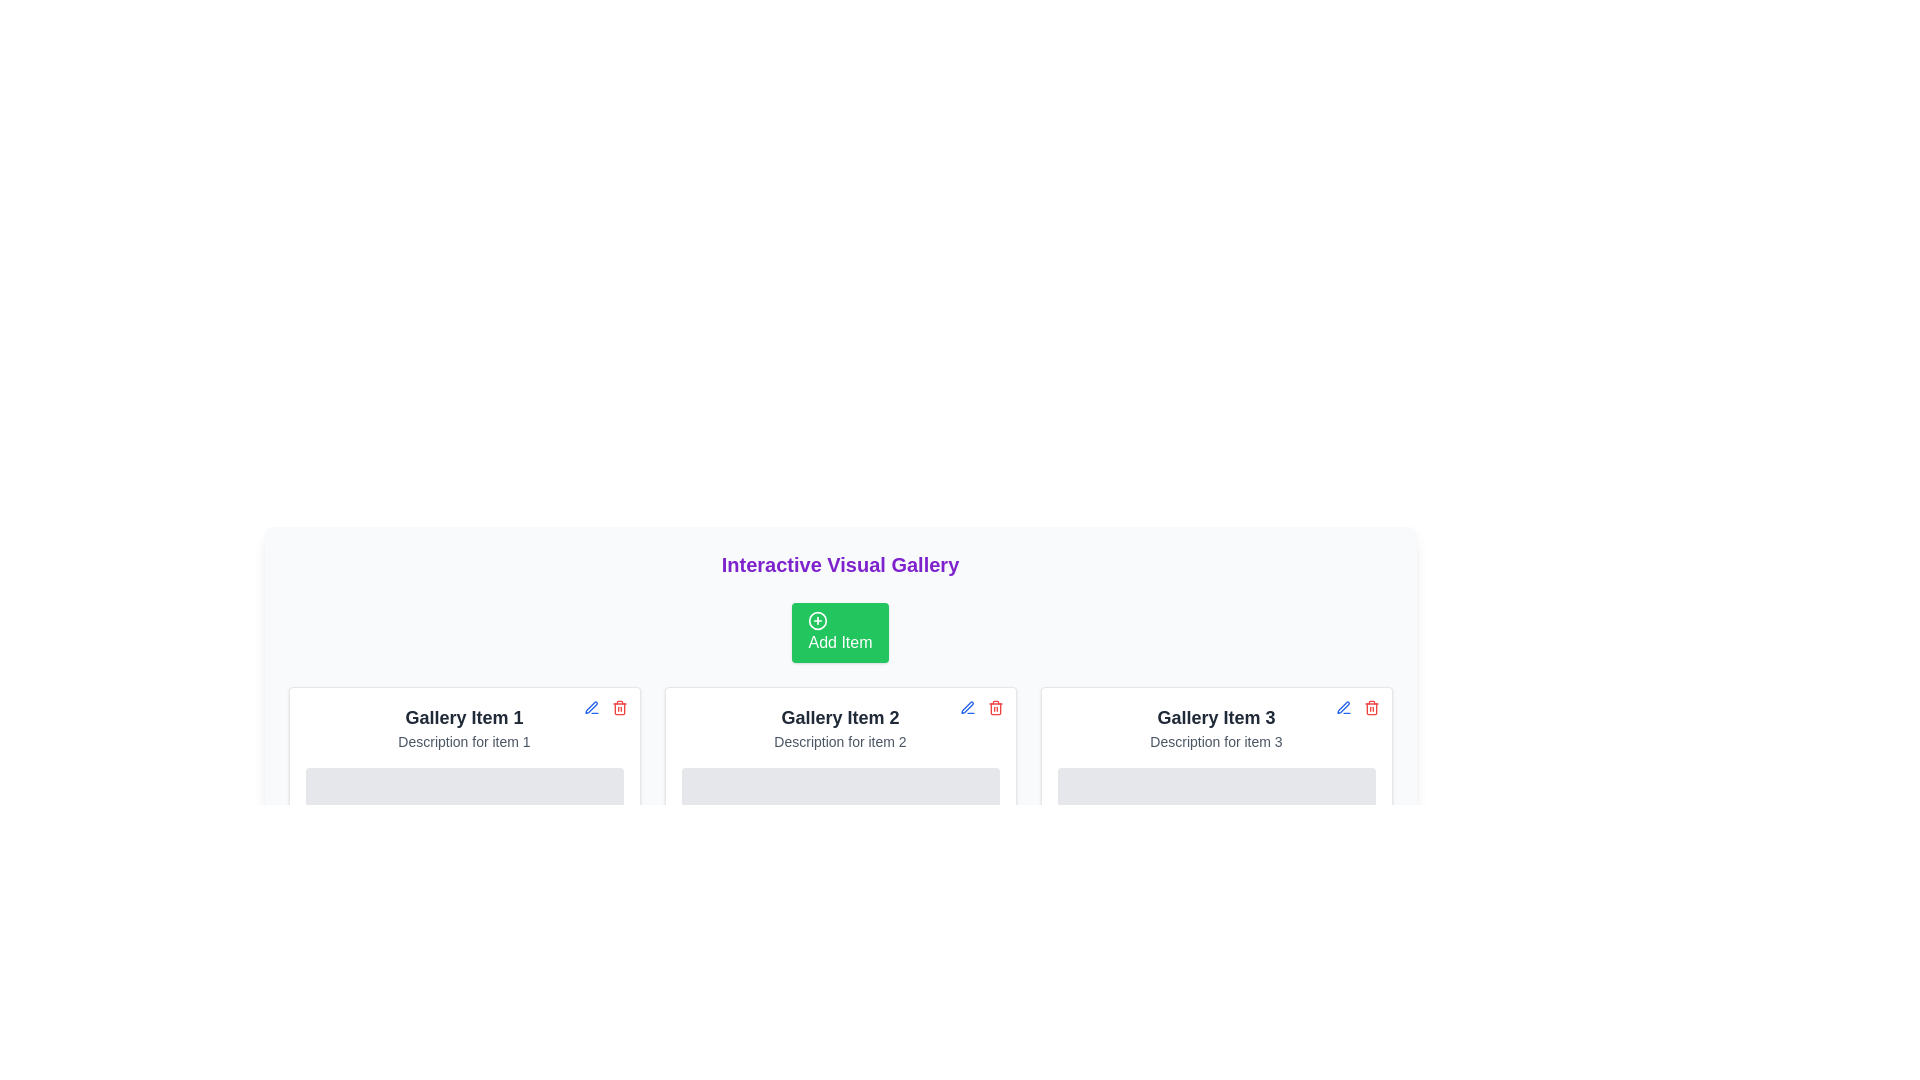 This screenshot has height=1080, width=1920. Describe the element at coordinates (604, 707) in the screenshot. I see `the interactive icon group containing the blue pen and red trash icons located at the top-right corner of the card titled 'Gallery Item 1'` at that location.